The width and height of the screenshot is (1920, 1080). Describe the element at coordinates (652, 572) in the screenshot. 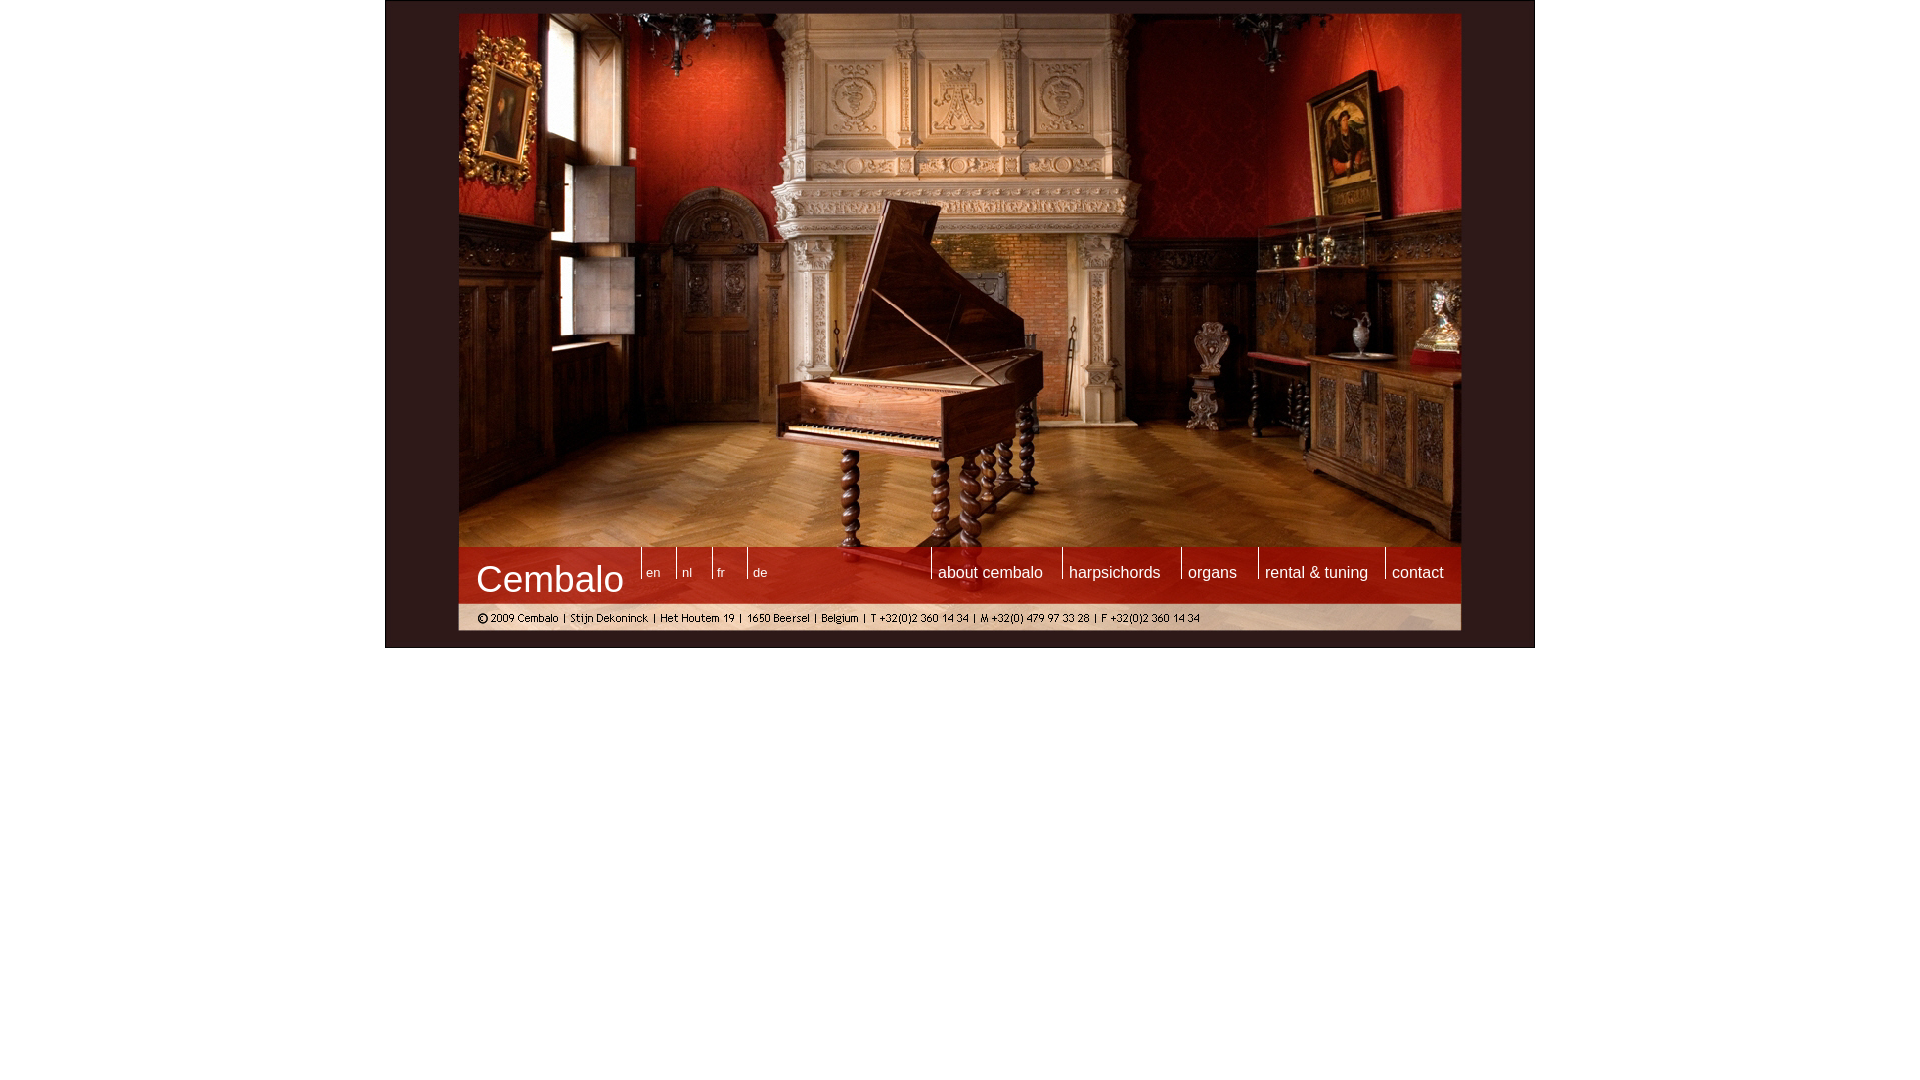

I see `'en'` at that location.